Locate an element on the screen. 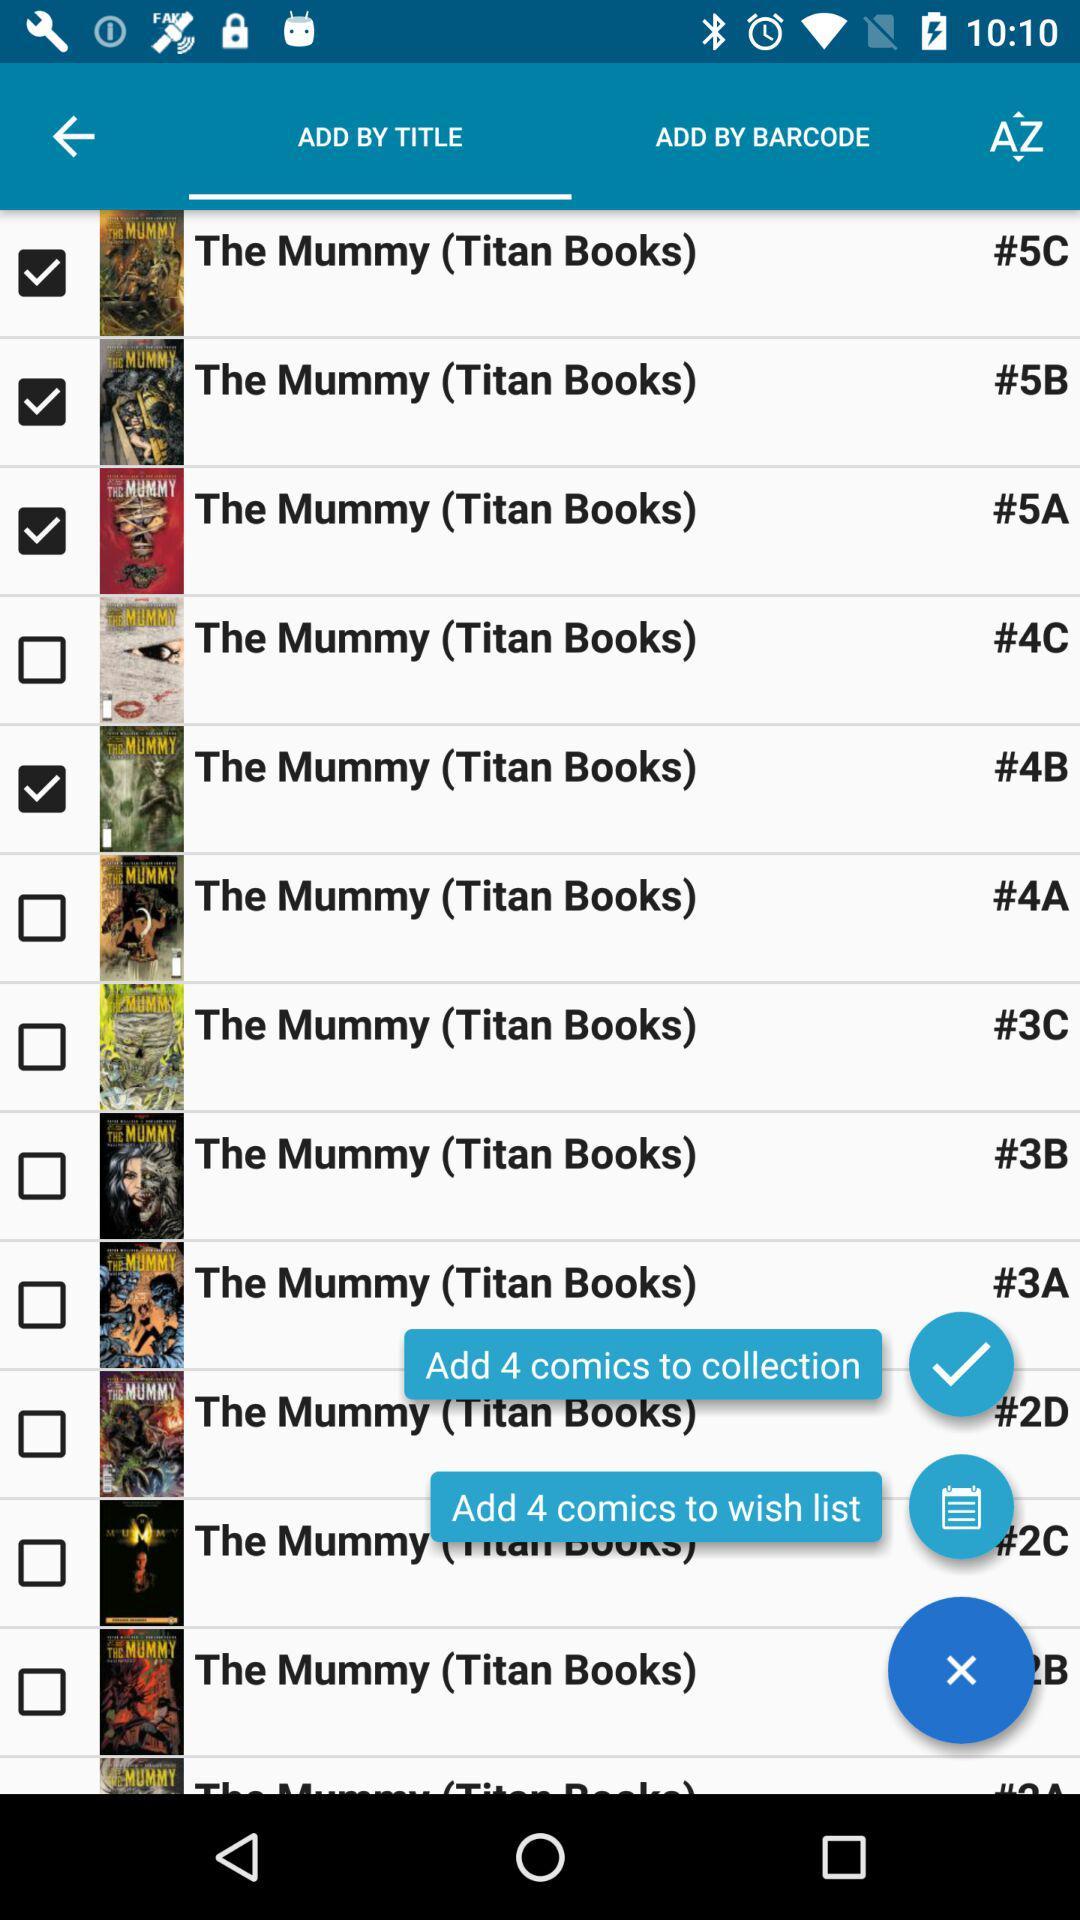 Image resolution: width=1080 pixels, height=1920 pixels. the #5a icon is located at coordinates (1030, 507).